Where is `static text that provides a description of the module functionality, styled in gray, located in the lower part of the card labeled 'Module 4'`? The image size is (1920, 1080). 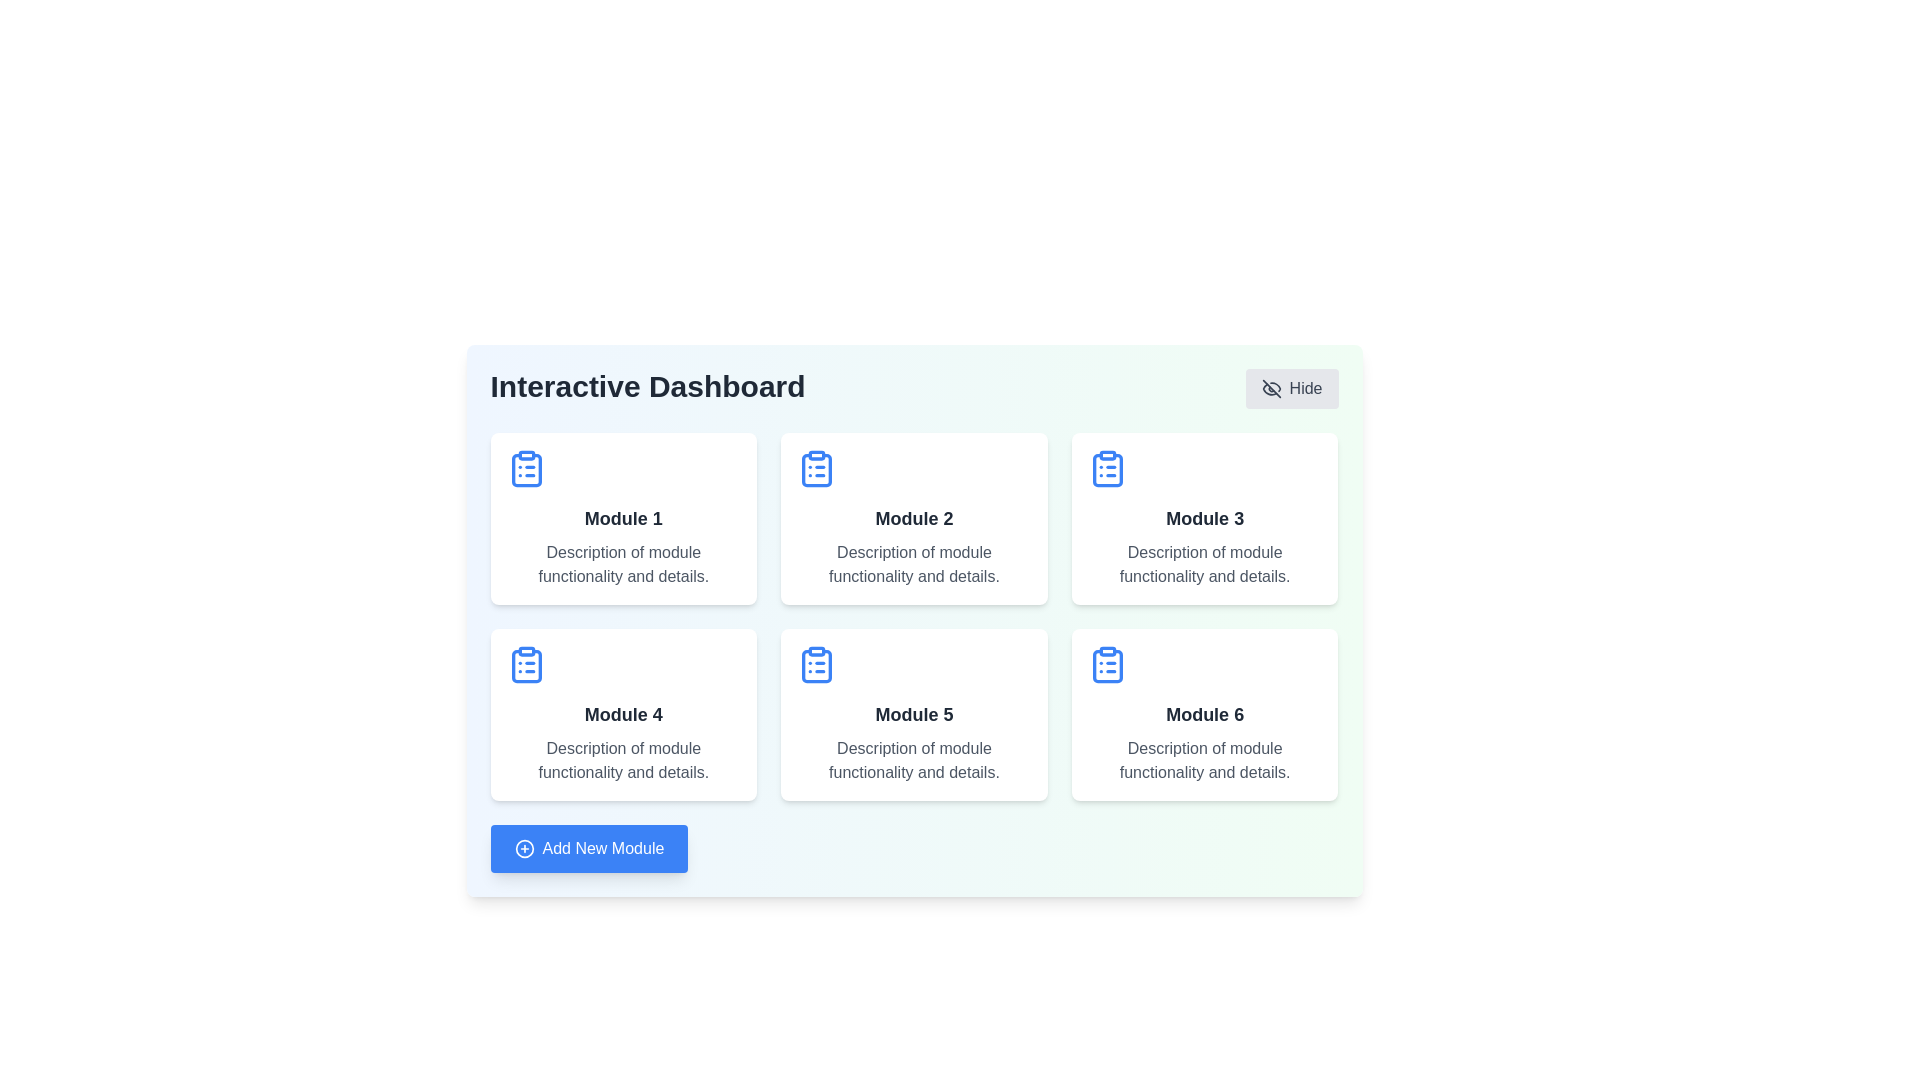
static text that provides a description of the module functionality, styled in gray, located in the lower part of the card labeled 'Module 4' is located at coordinates (622, 760).